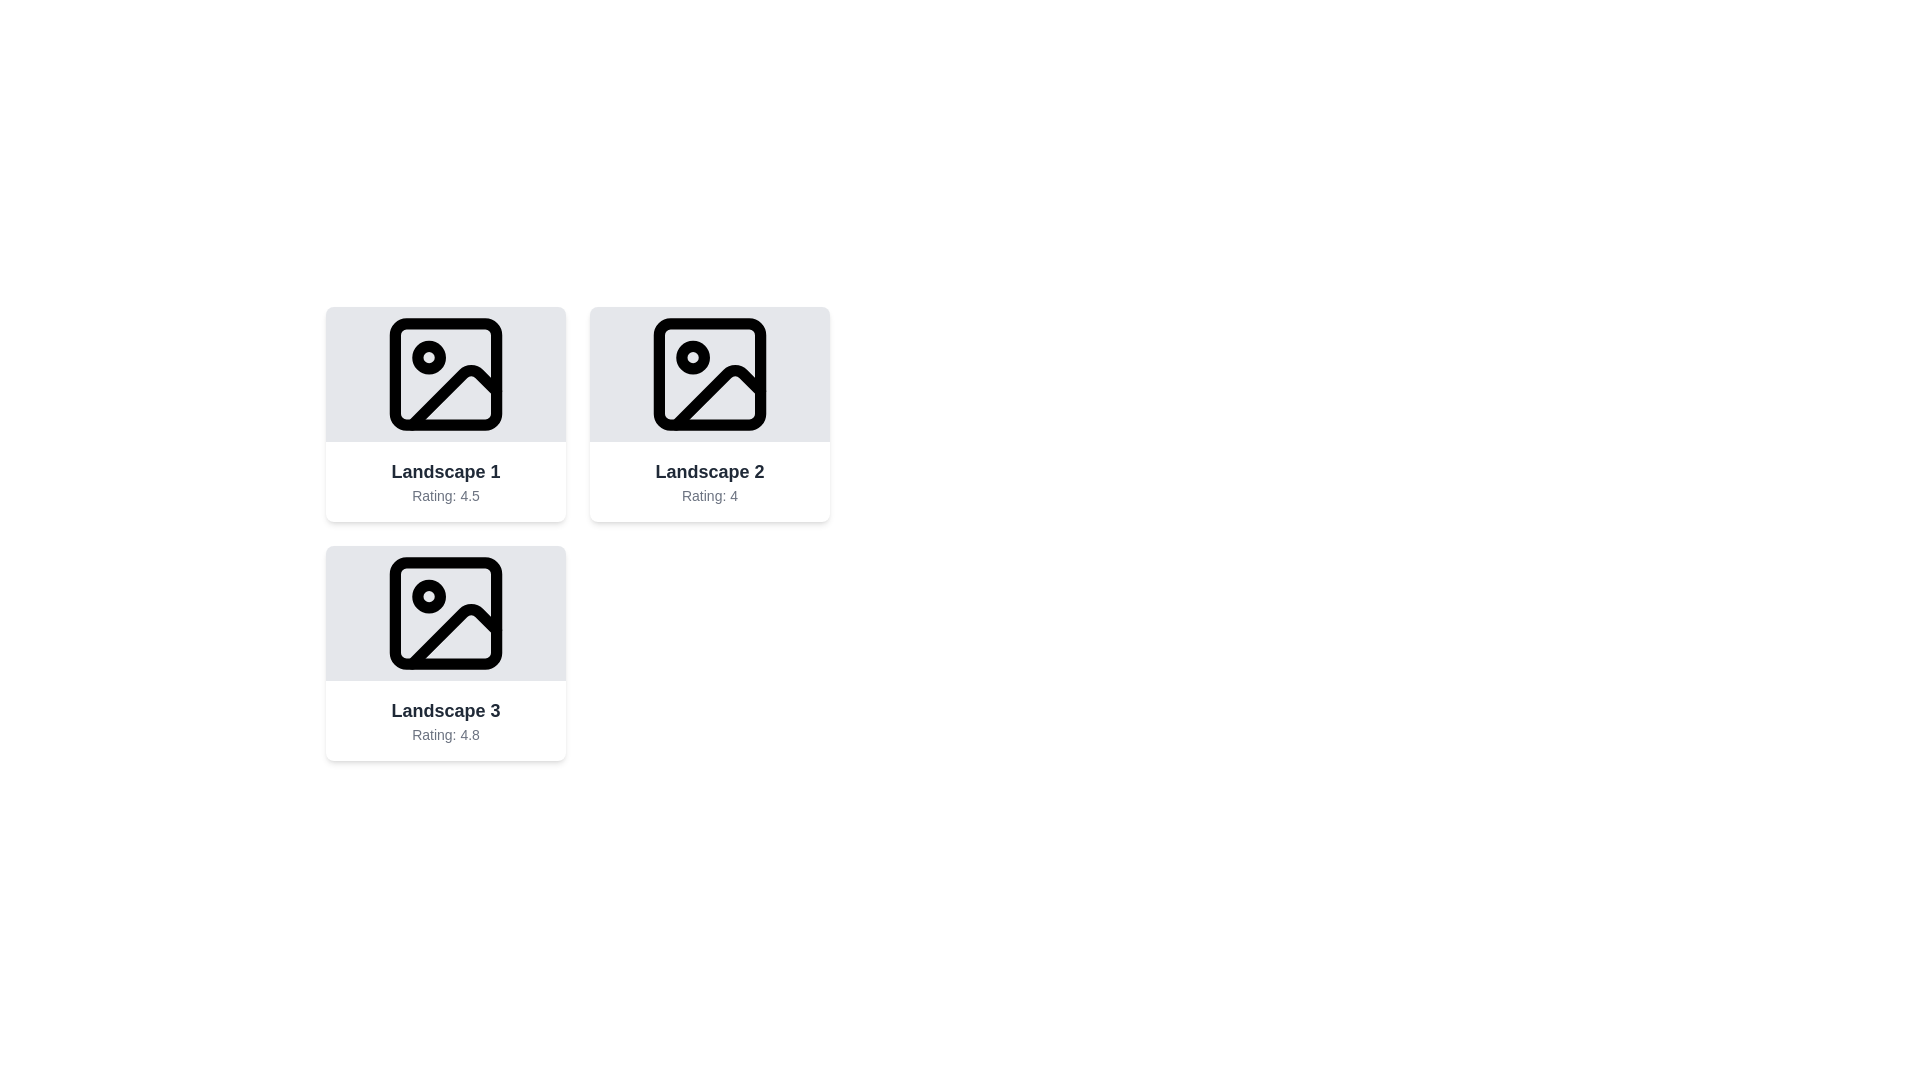 The width and height of the screenshot is (1920, 1080). I want to click on the text block titled 'Landscape 1' with the caption 'Rating: 4.5' located in the top-left card of a 2x2 grid layout, positioned below a thumbnail image, so click(445, 482).